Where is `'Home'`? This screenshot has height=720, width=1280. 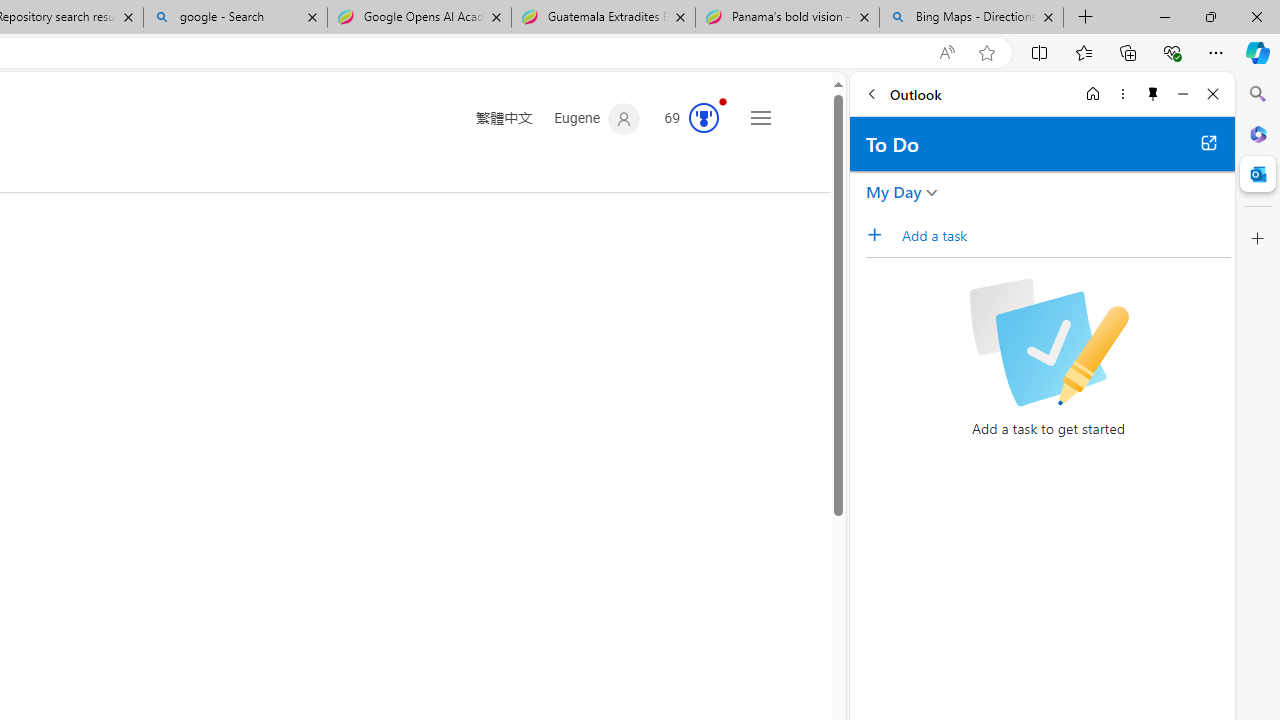 'Home' is located at coordinates (1092, 93).